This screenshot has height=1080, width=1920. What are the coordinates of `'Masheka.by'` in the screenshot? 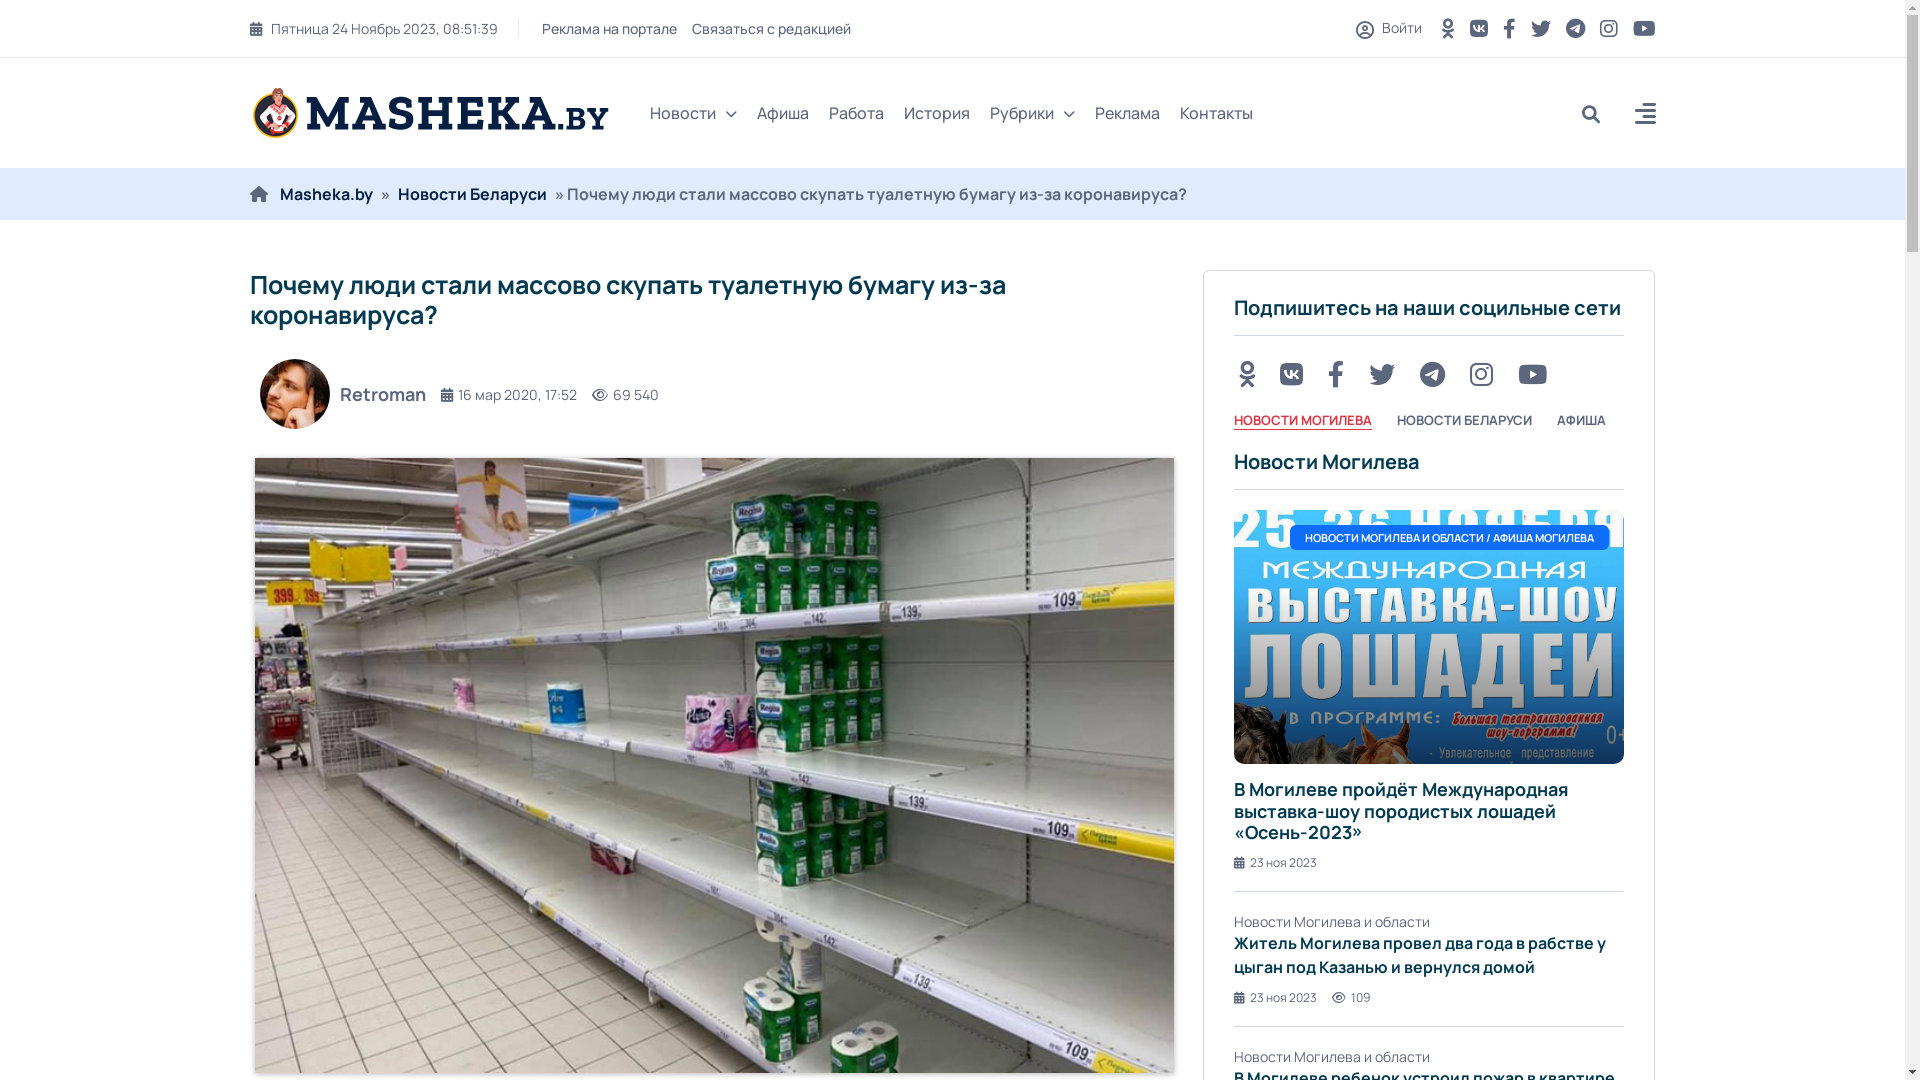 It's located at (326, 193).